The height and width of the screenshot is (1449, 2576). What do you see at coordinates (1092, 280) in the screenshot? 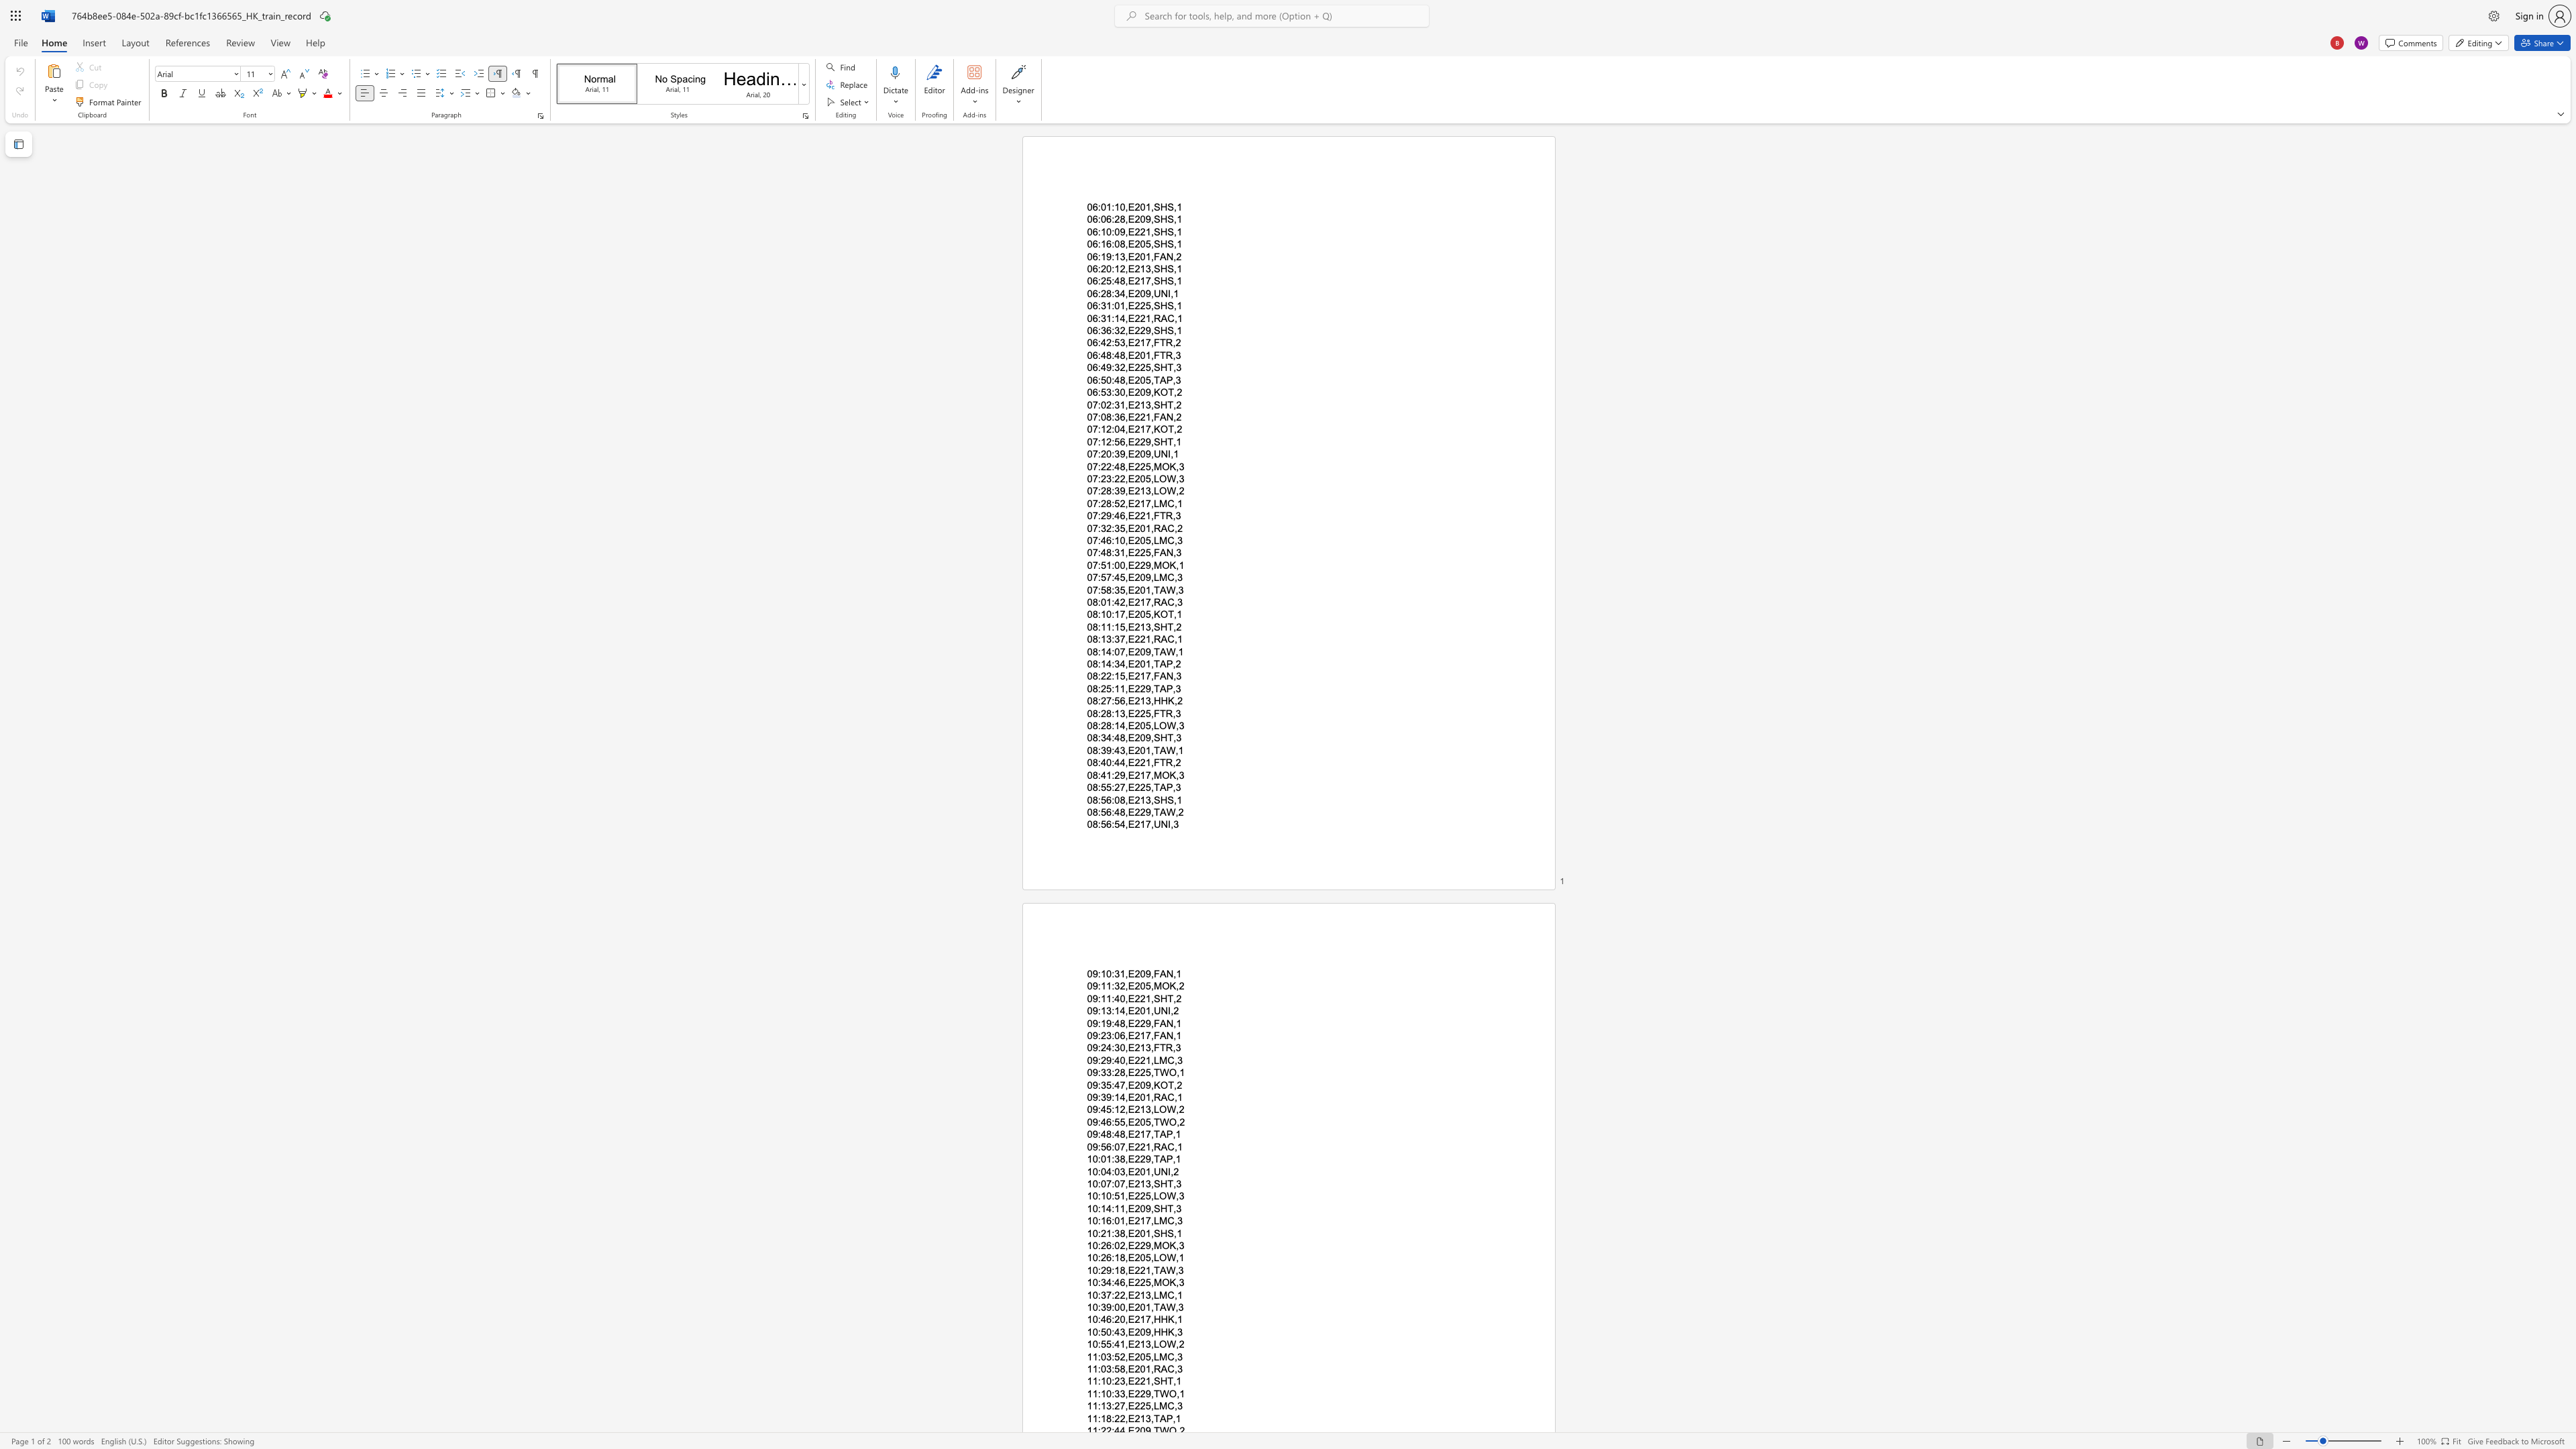
I see `the space between the continuous character "0" and "6" in the text` at bounding box center [1092, 280].